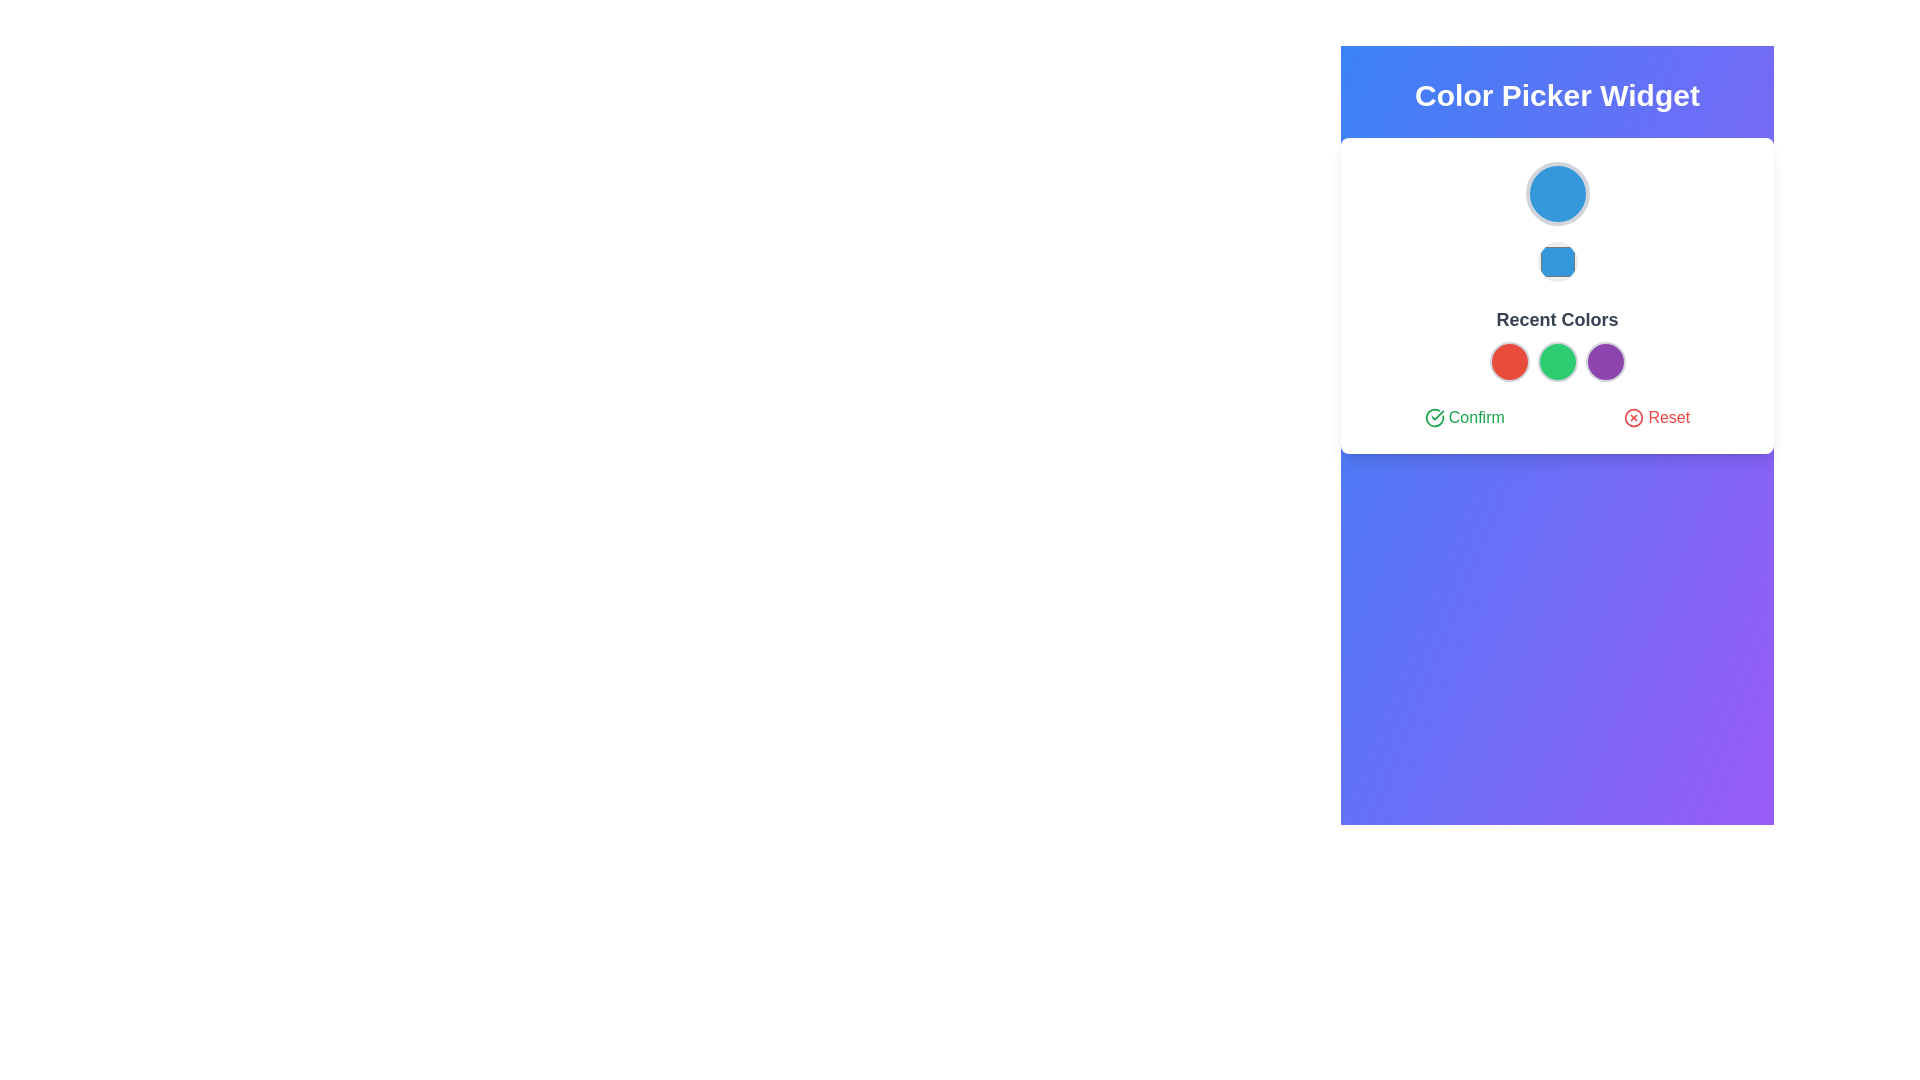  I want to click on the green circle checkmark icon located to the left of the 'Confirm' text in the lower left quadrant of the widget, so click(1433, 416).